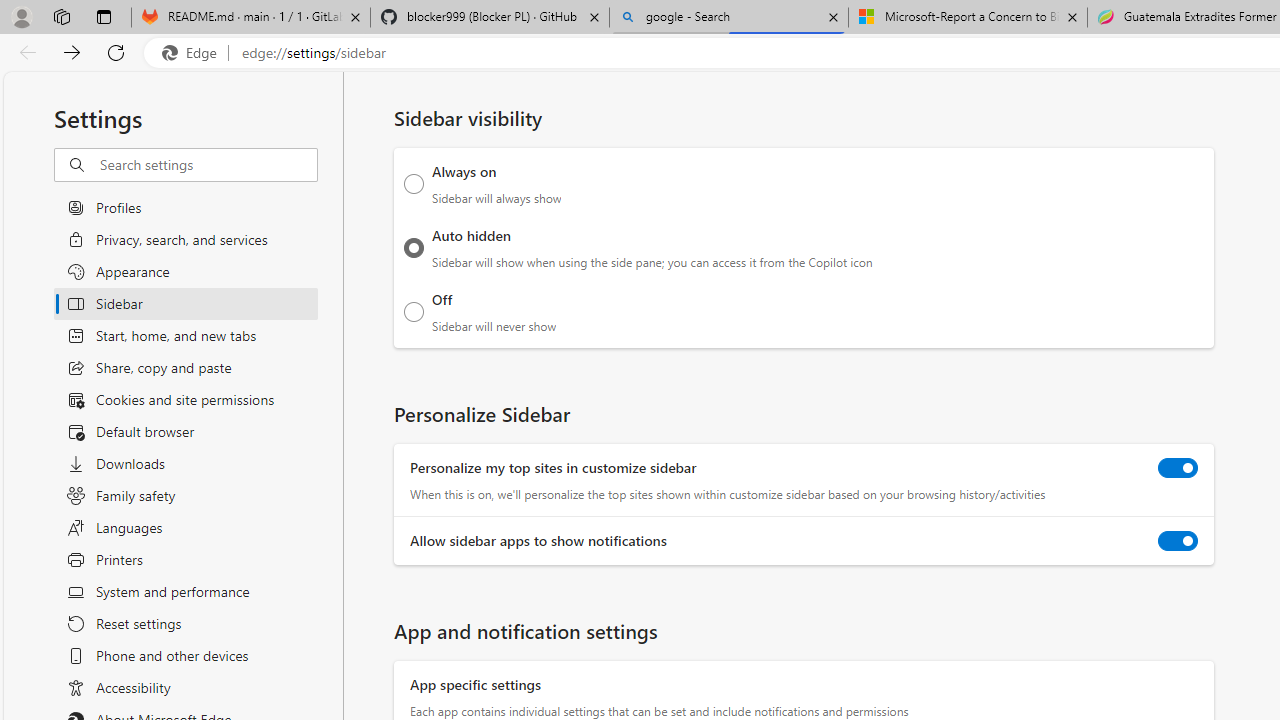 The height and width of the screenshot is (720, 1280). I want to click on 'Allow sidebar apps to show notifications', so click(1178, 541).